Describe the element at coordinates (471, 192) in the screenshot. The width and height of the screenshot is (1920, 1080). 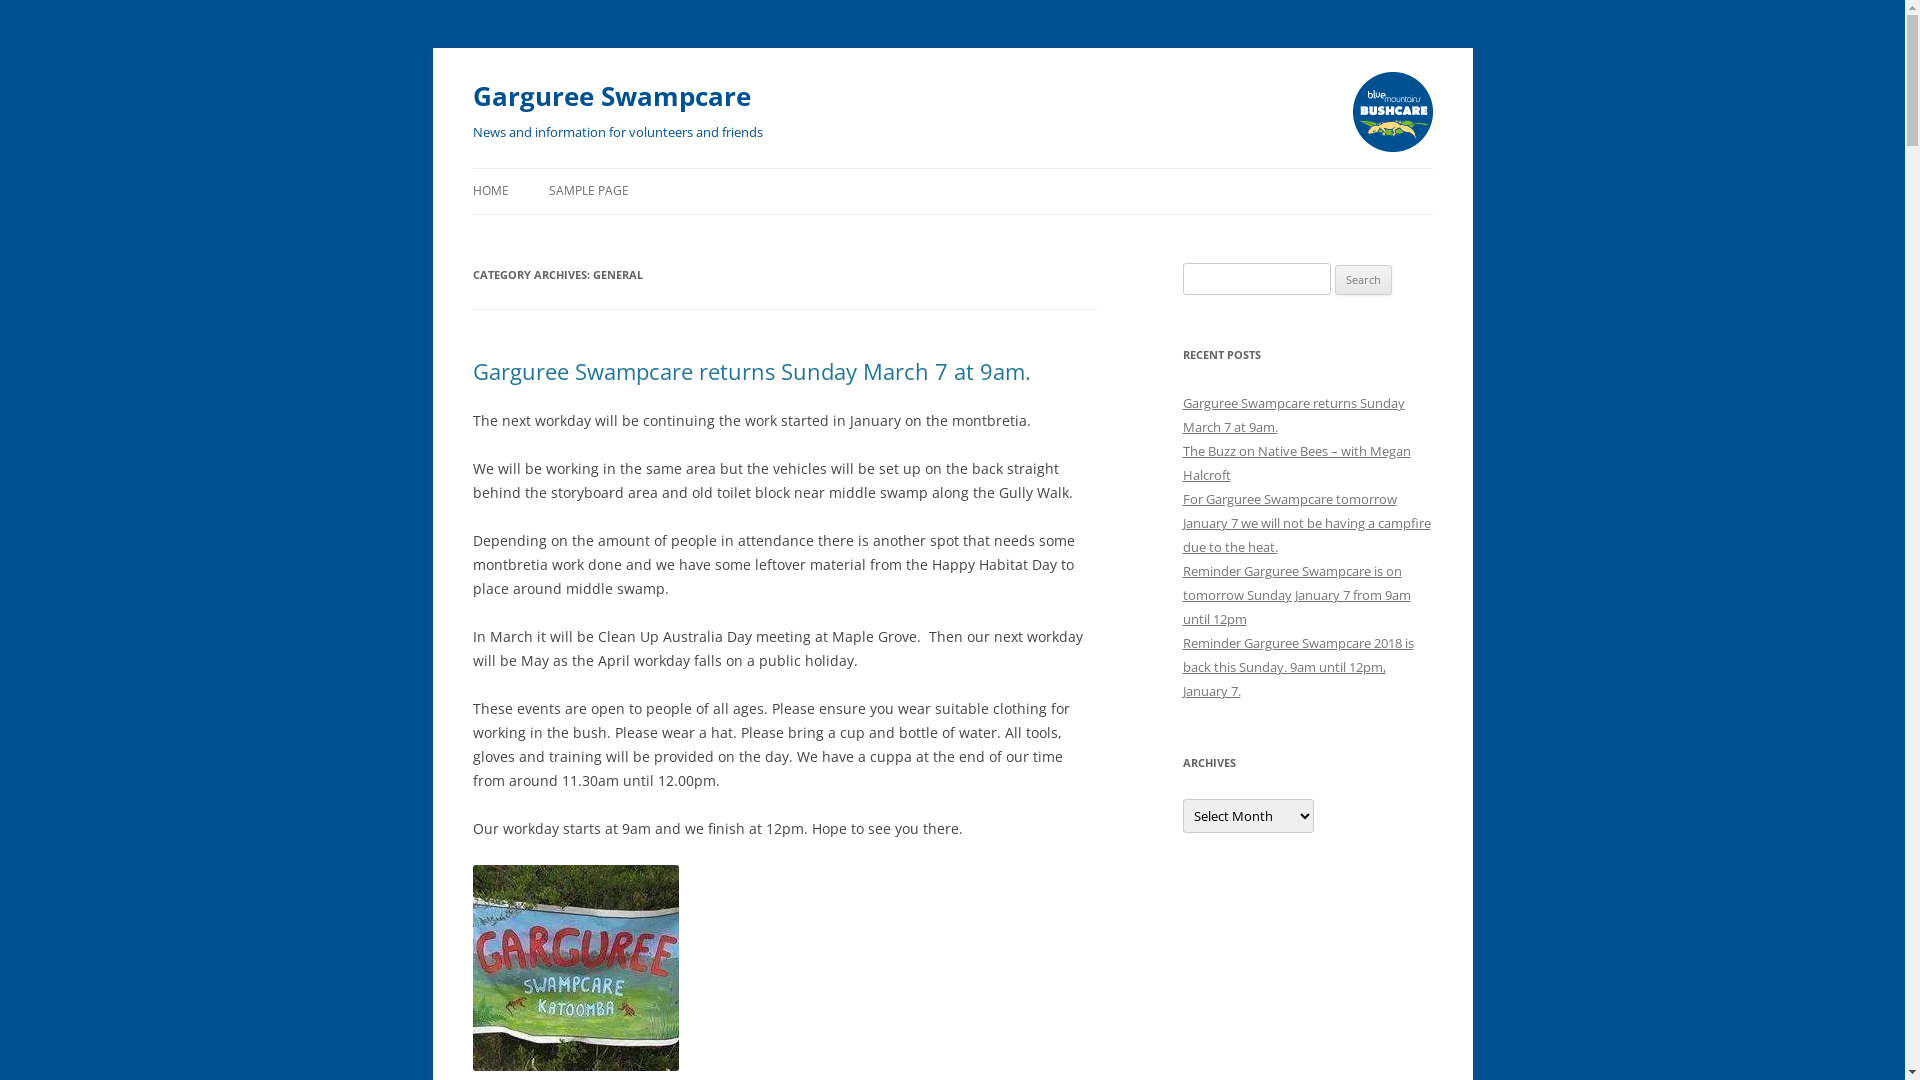
I see `'Skip to content'` at that location.